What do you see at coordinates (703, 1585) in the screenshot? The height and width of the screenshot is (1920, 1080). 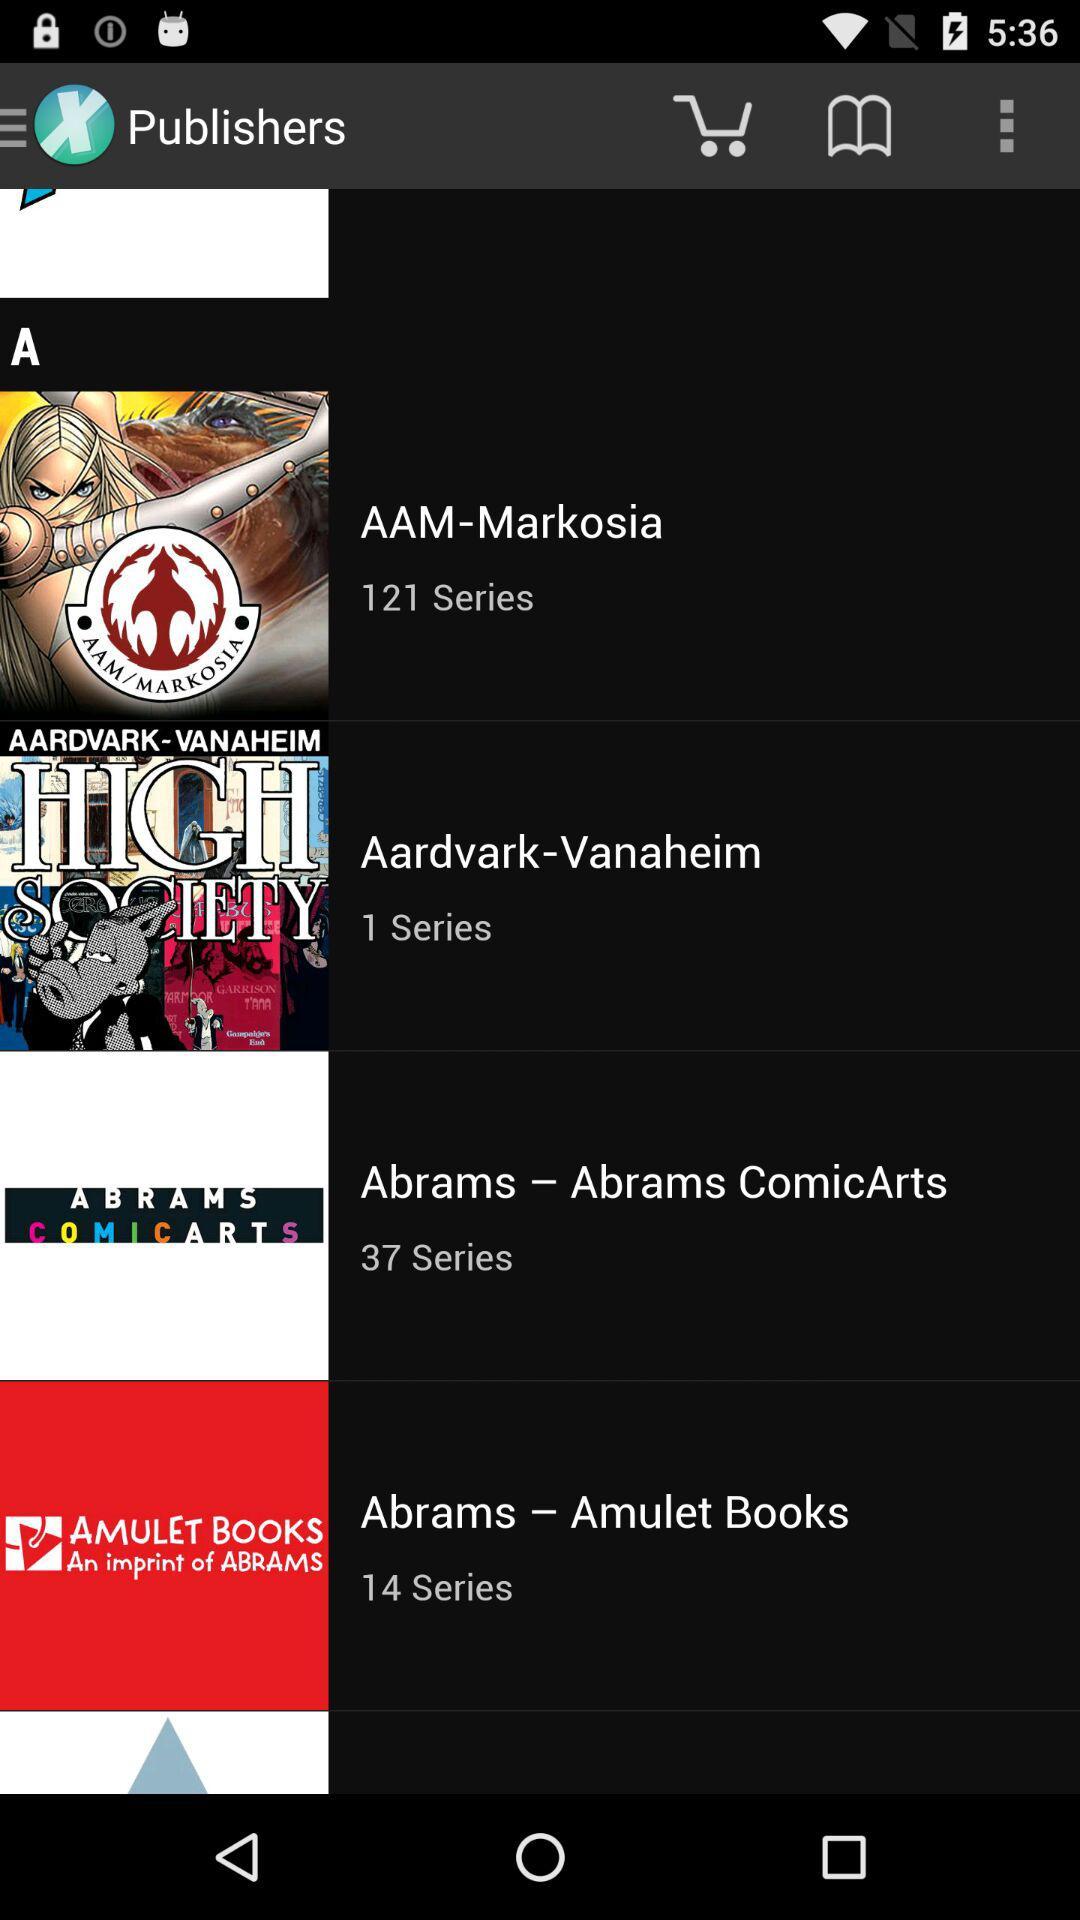 I see `the 14 series icon` at bounding box center [703, 1585].